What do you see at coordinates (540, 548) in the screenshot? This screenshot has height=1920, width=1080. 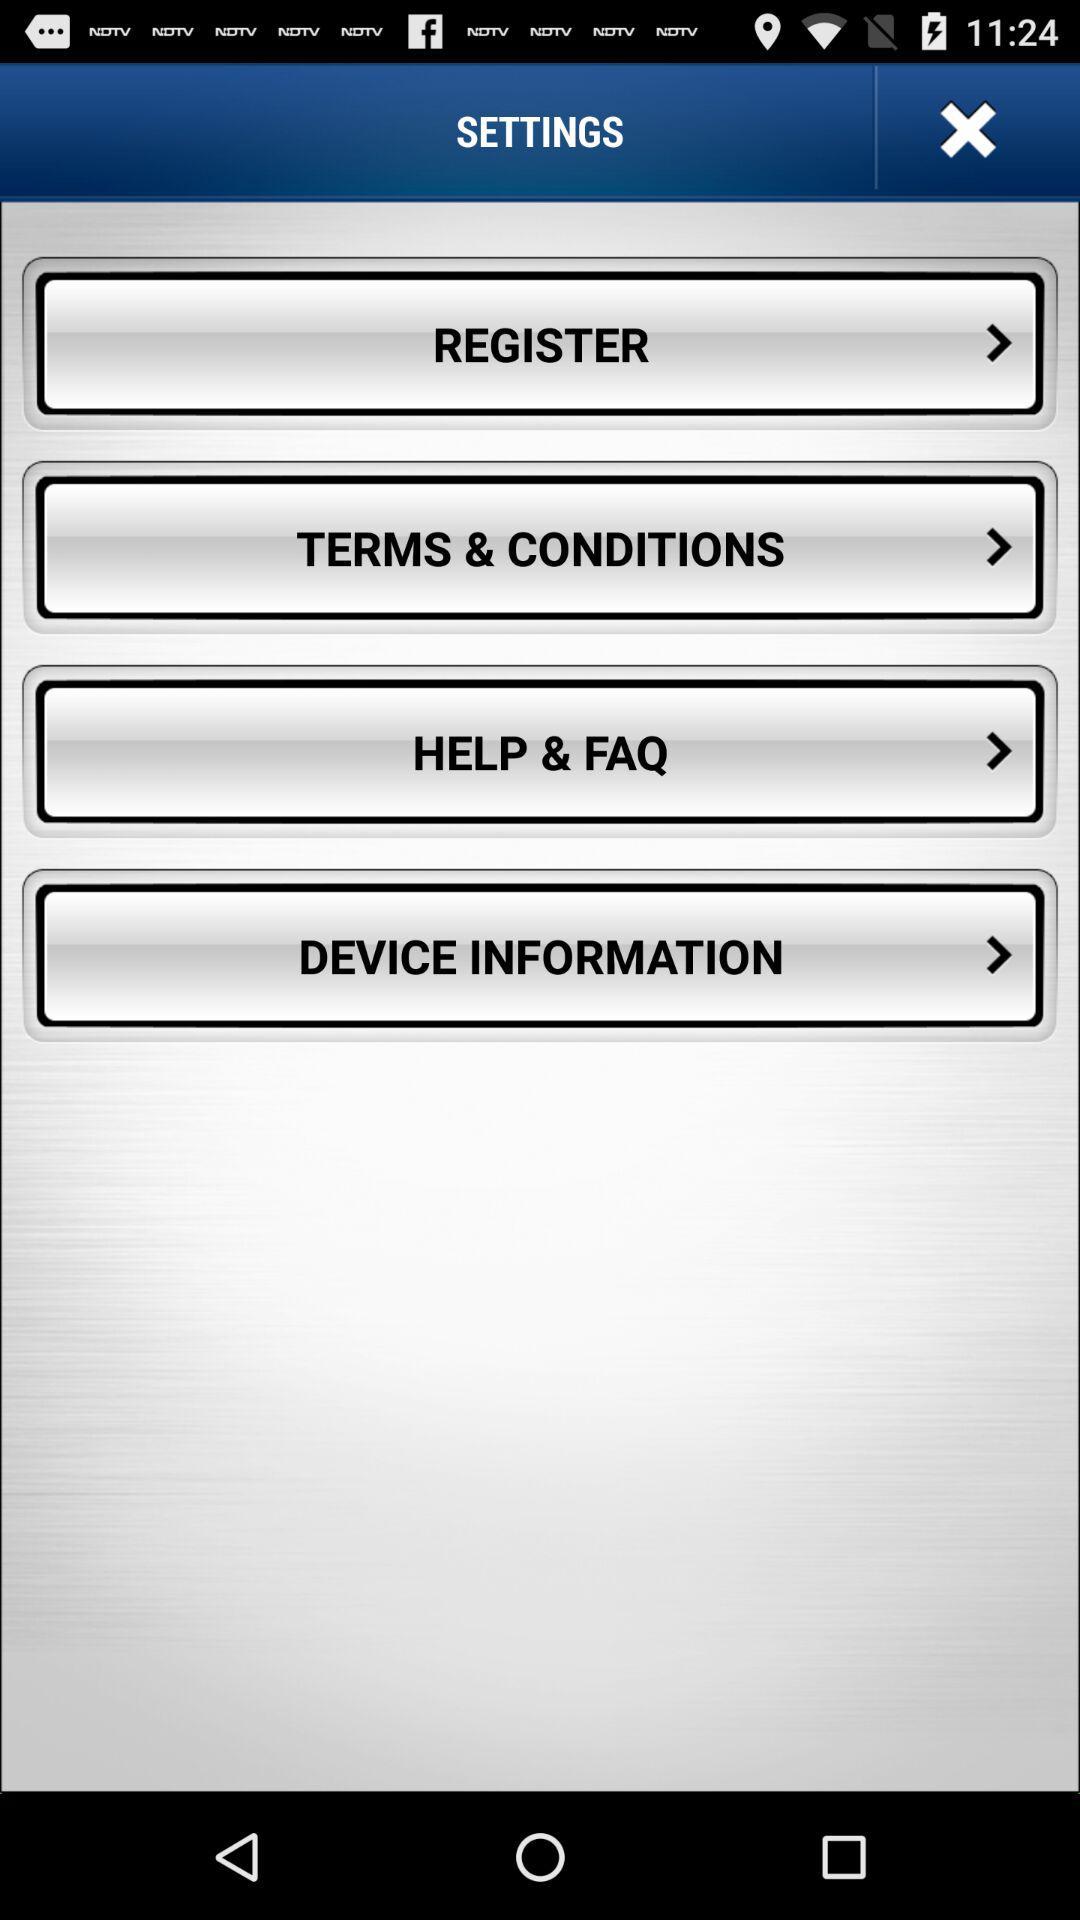 I see `item below the register icon` at bounding box center [540, 548].